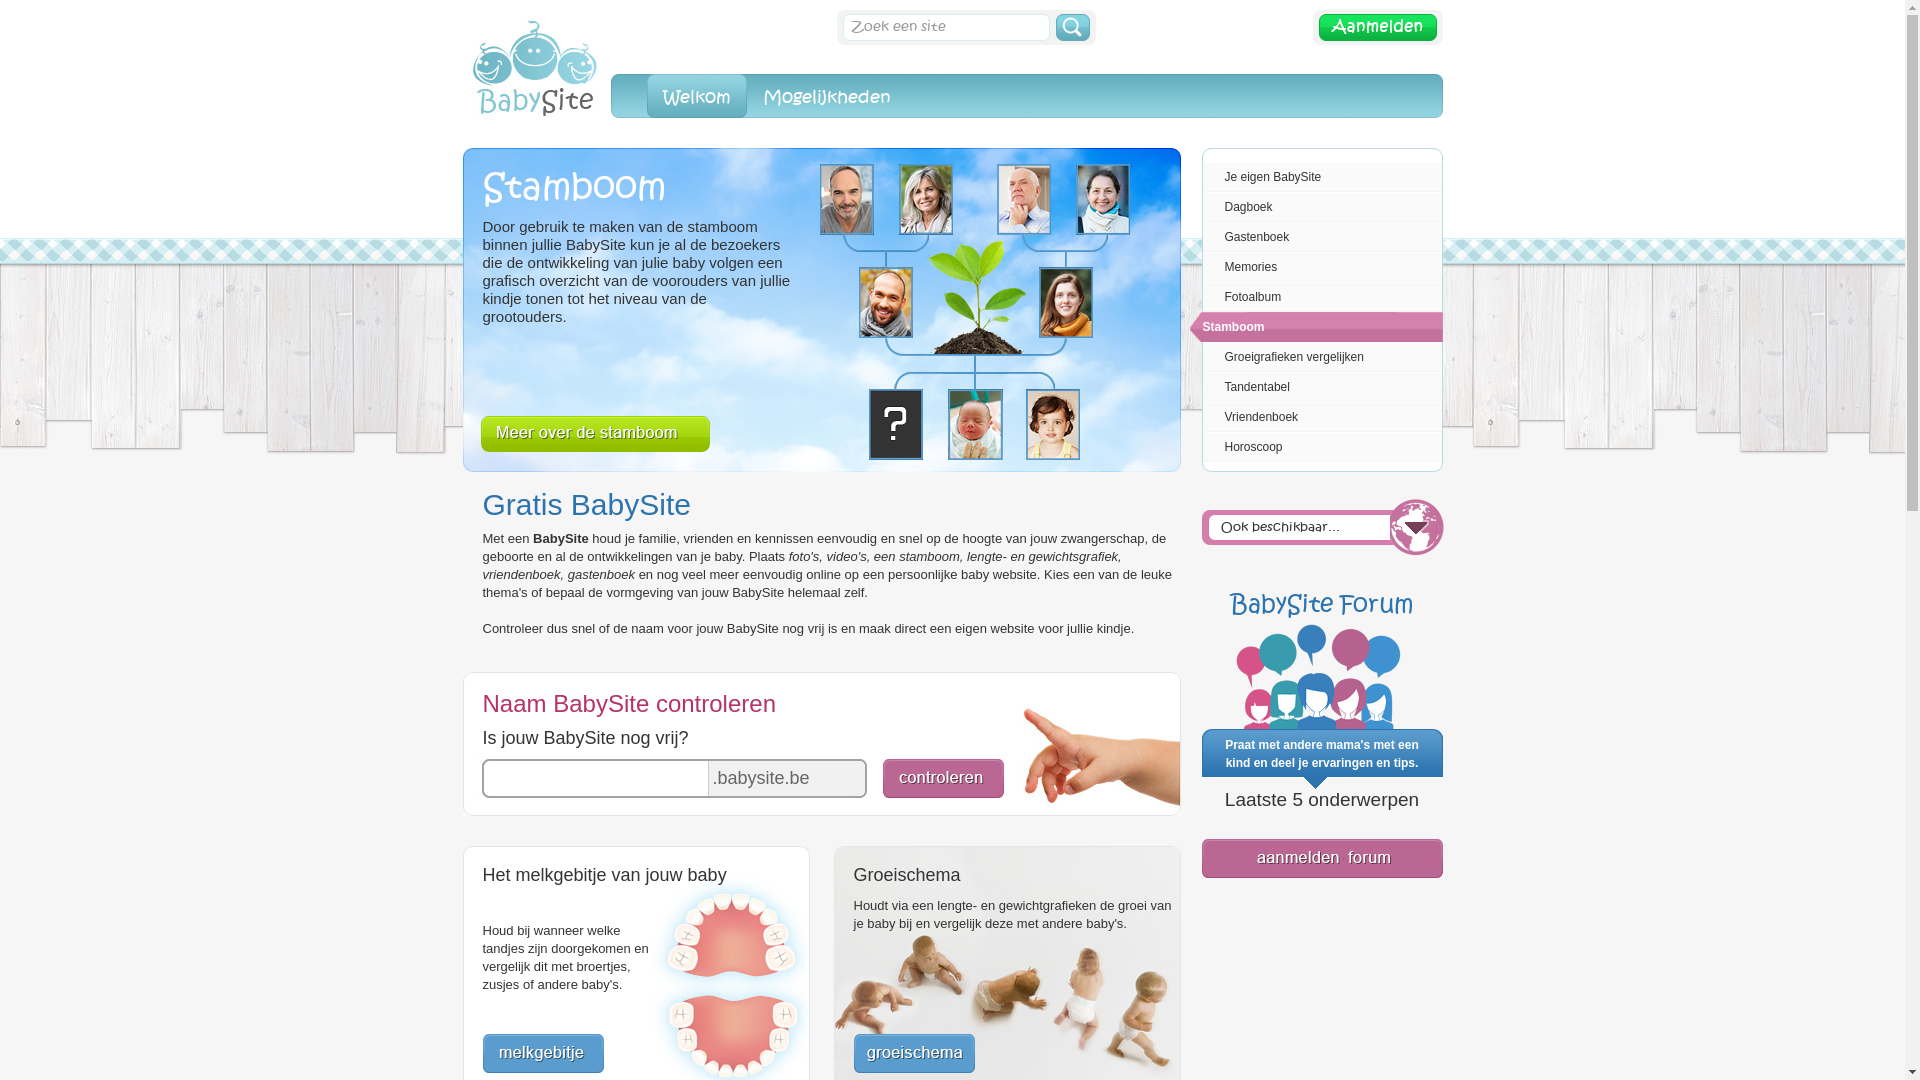 The width and height of the screenshot is (1920, 1080). Describe the element at coordinates (1190, 386) in the screenshot. I see `'Tandentabel'` at that location.